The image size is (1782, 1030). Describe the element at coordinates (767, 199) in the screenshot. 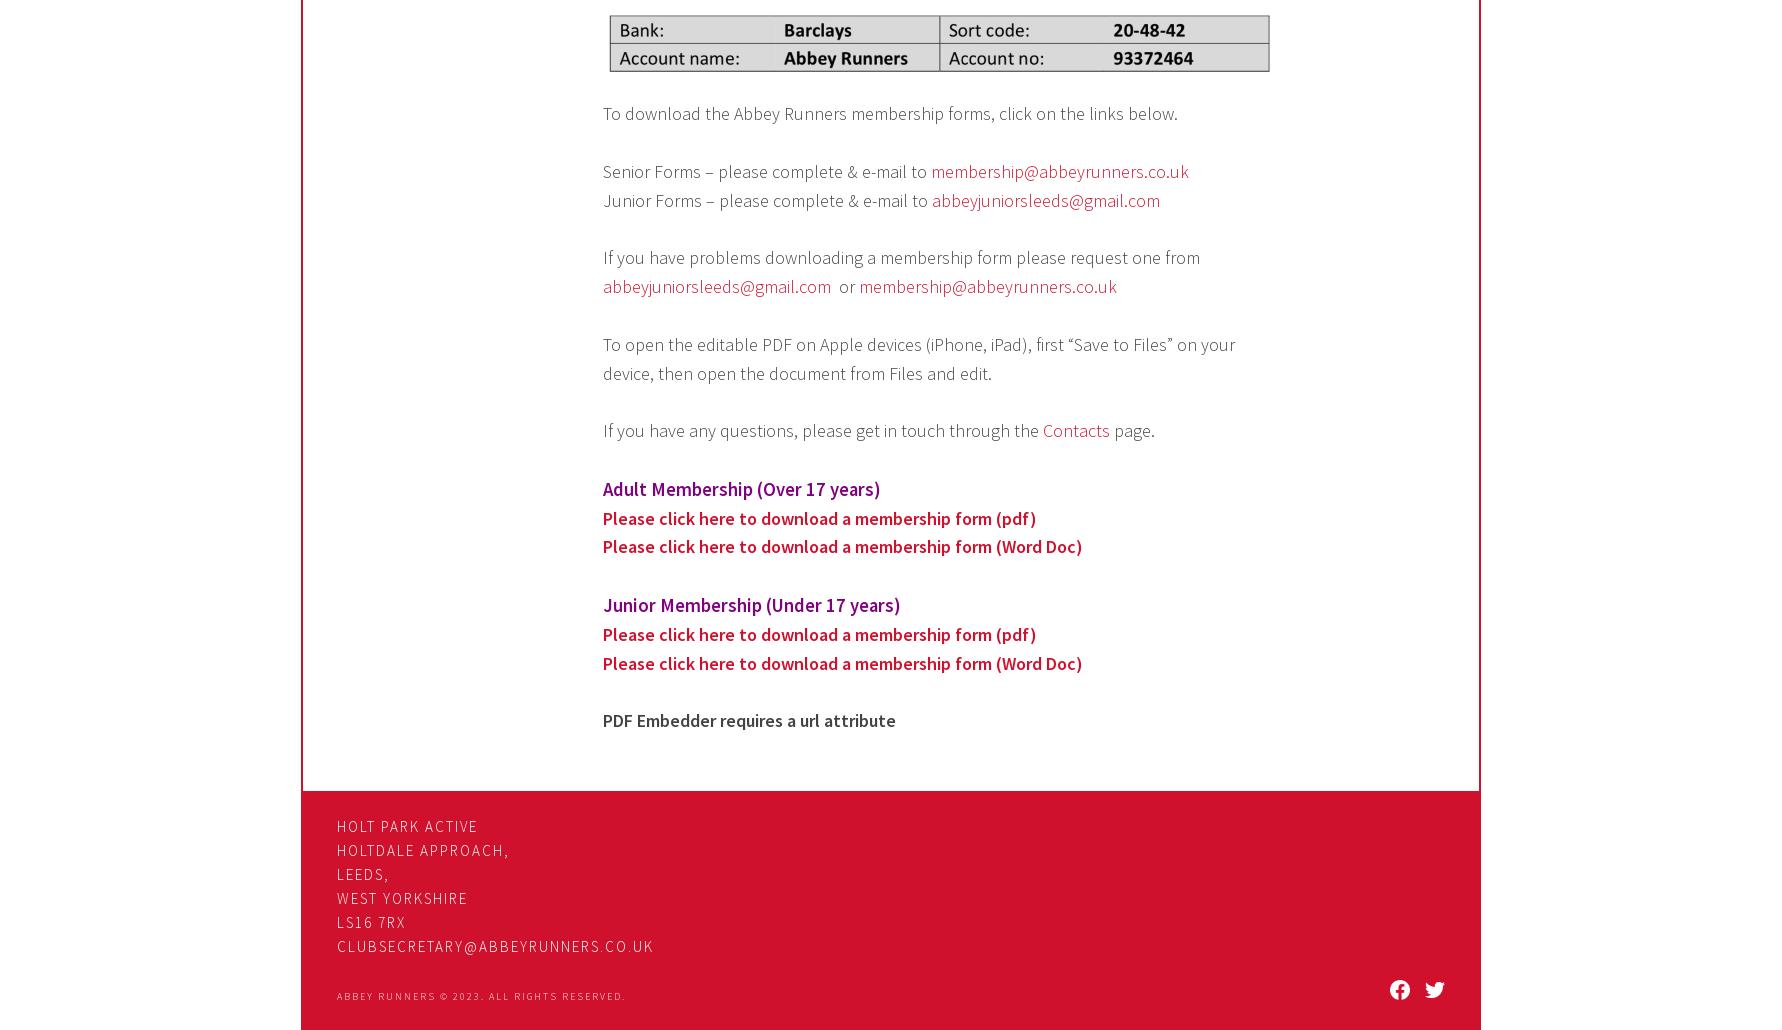

I see `'Junior Forms – please complete & e-mail to'` at that location.